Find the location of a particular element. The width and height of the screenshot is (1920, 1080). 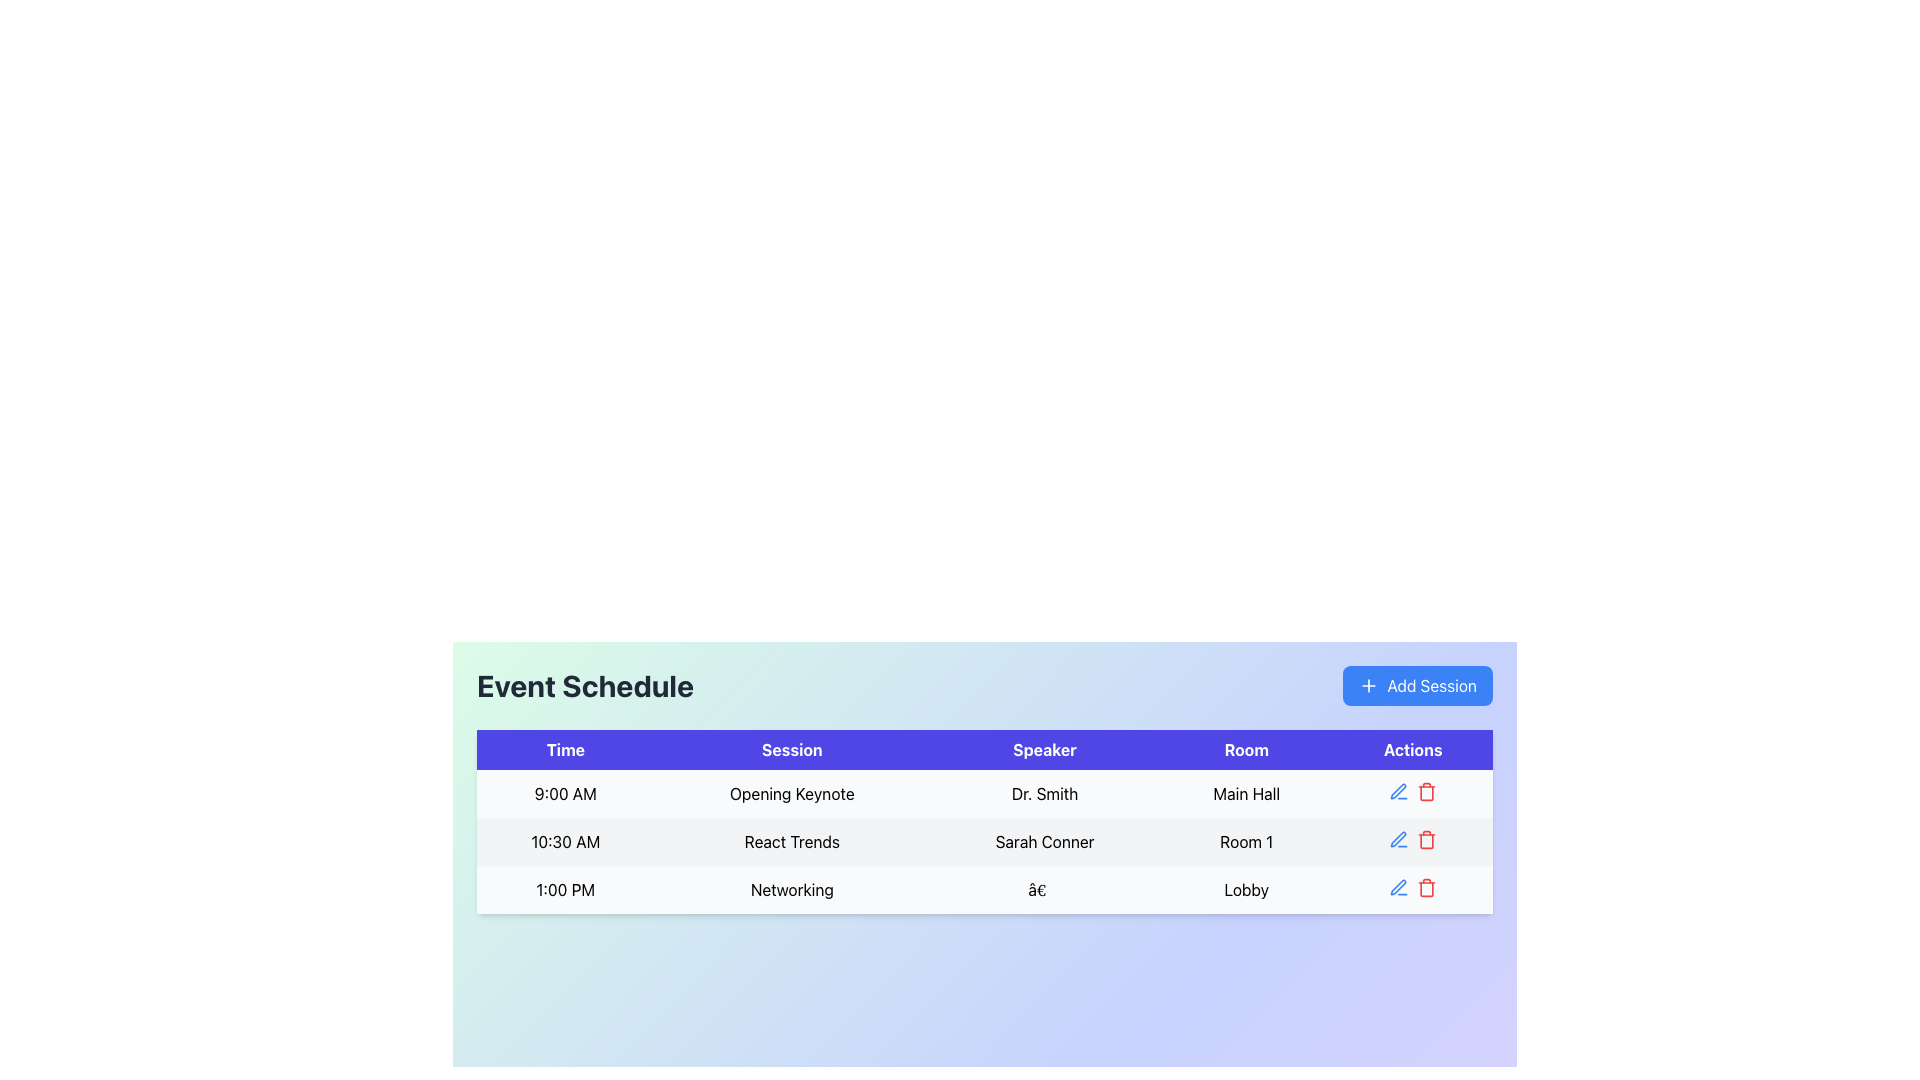

the delete icon located in the 'Actions' column of the third row in the 'Event Schedule' table to initiate the delete action is located at coordinates (1426, 888).